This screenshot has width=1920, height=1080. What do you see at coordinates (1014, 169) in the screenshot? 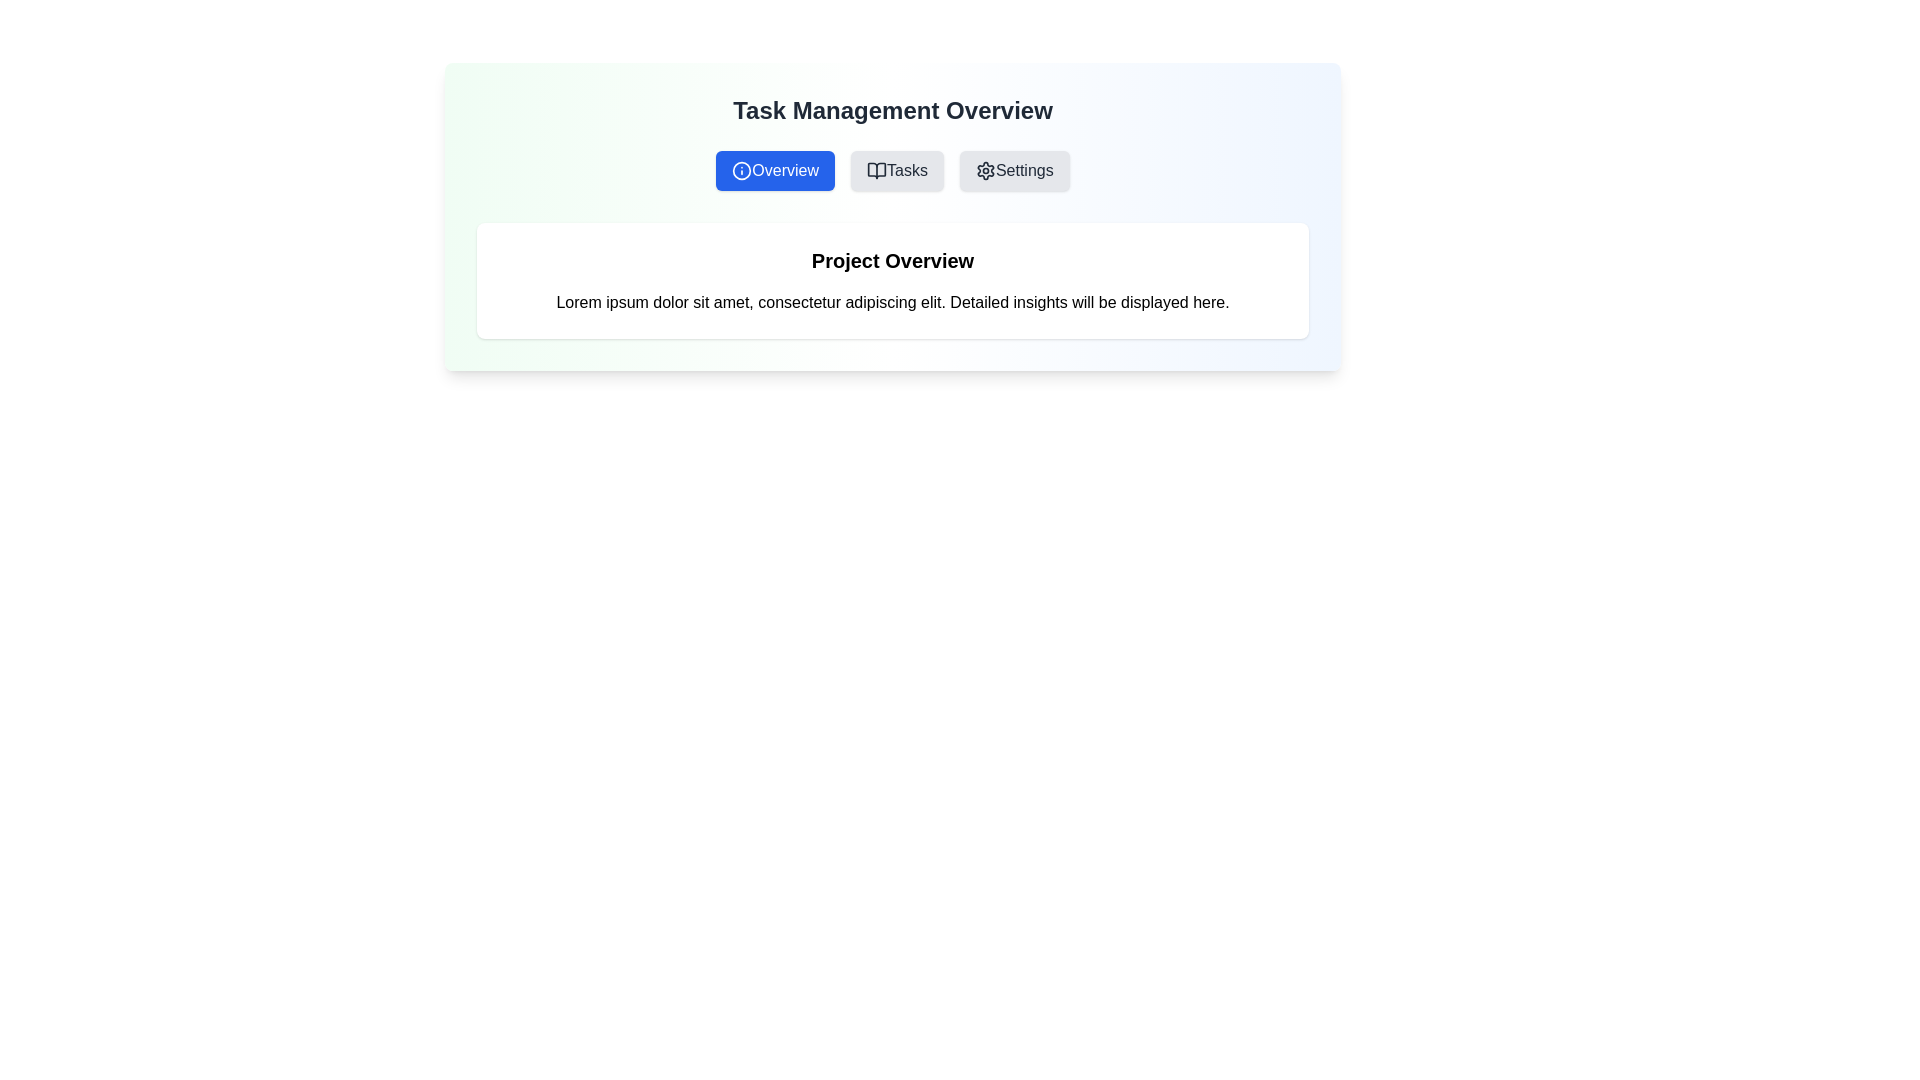
I see `the third button in the navigation section` at bounding box center [1014, 169].